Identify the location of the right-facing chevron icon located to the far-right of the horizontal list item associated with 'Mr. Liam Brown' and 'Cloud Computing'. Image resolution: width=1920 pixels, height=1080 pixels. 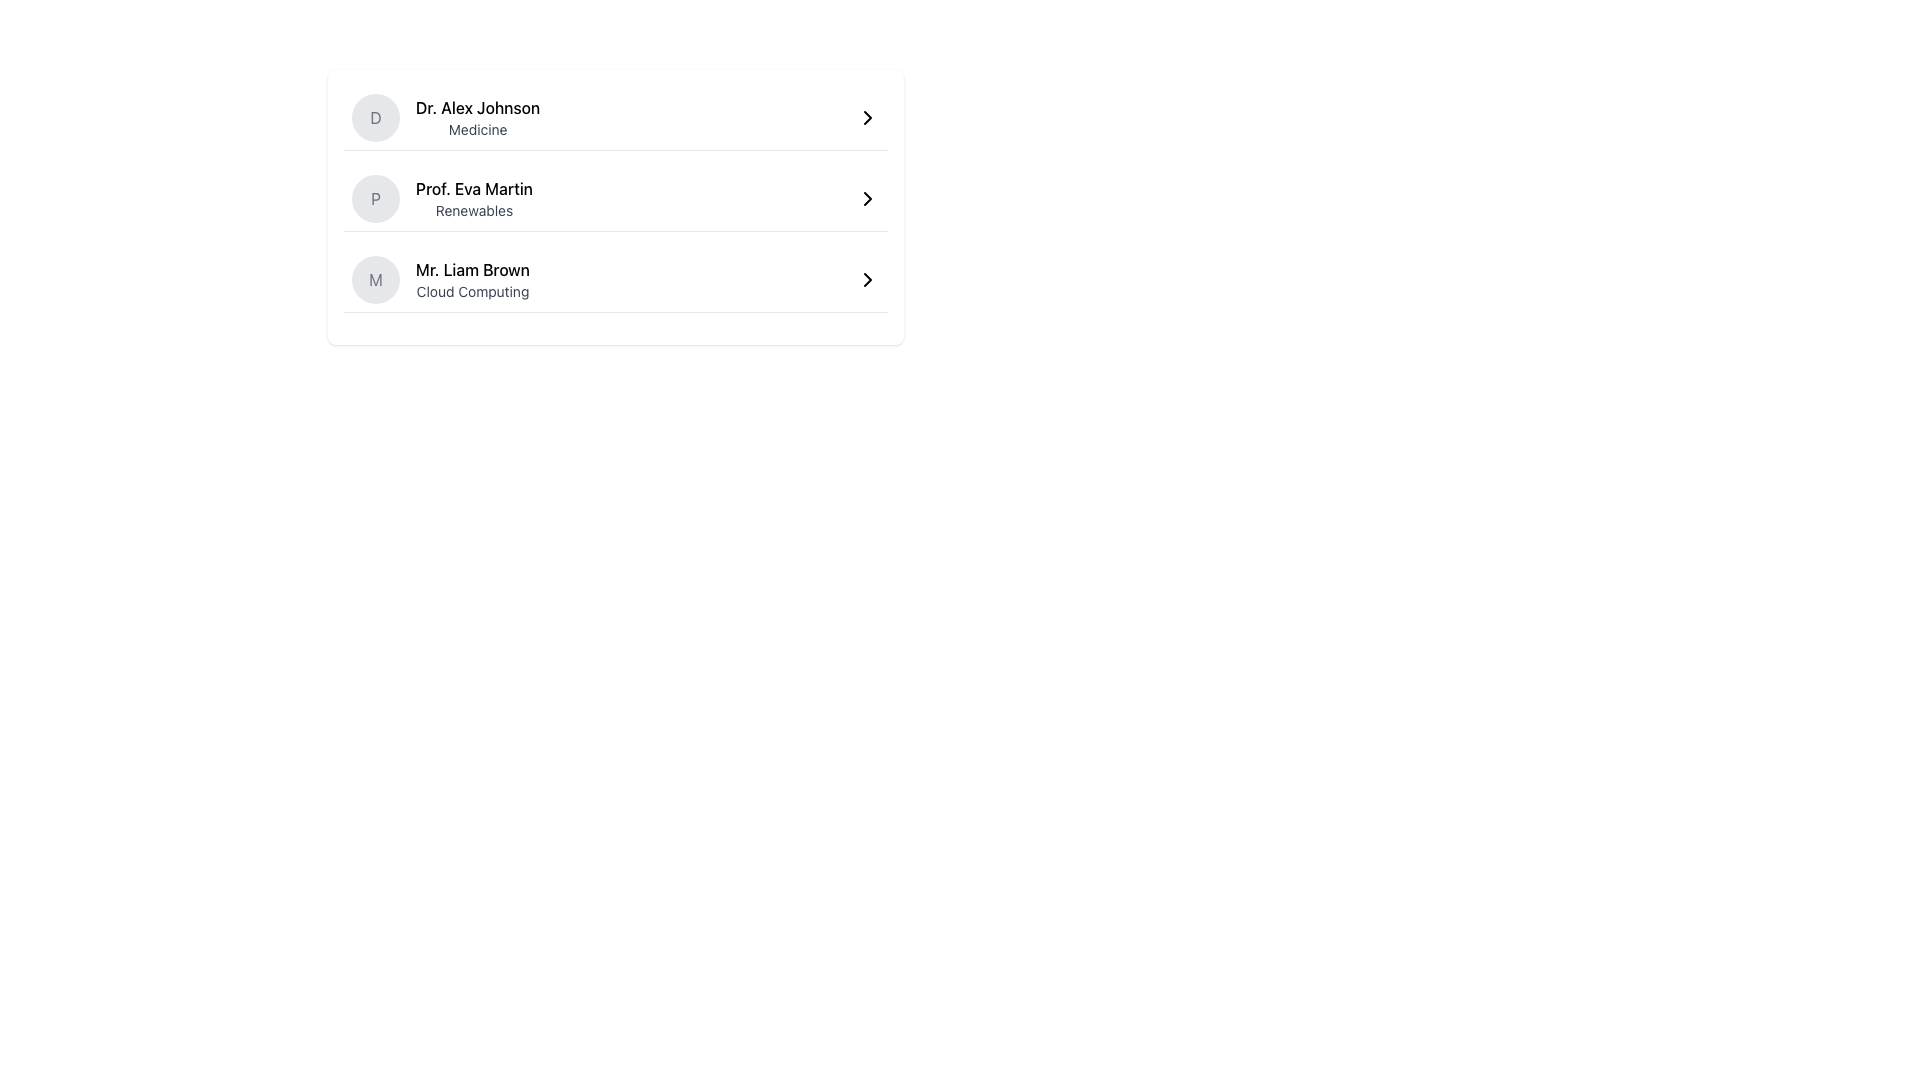
(868, 280).